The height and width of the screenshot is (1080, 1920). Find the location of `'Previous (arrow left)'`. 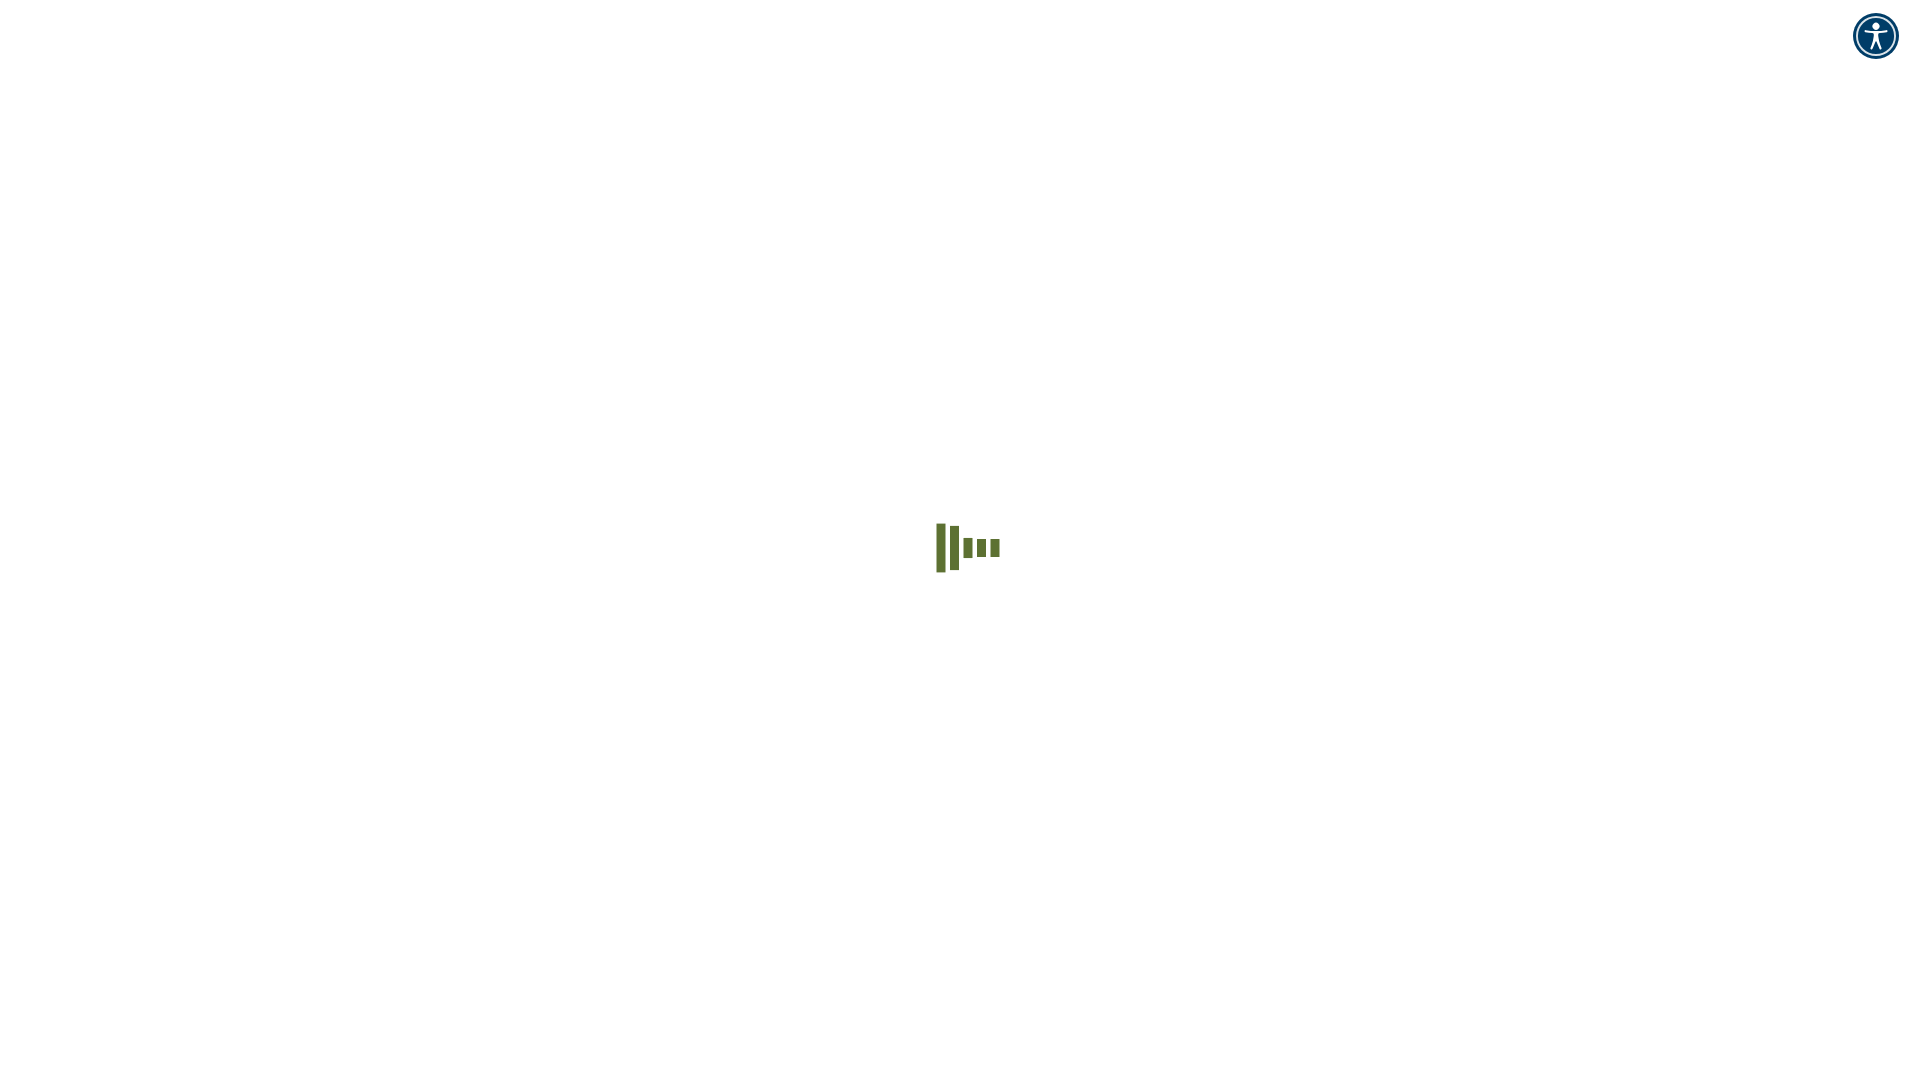

'Previous (arrow left)' is located at coordinates (15, 863).